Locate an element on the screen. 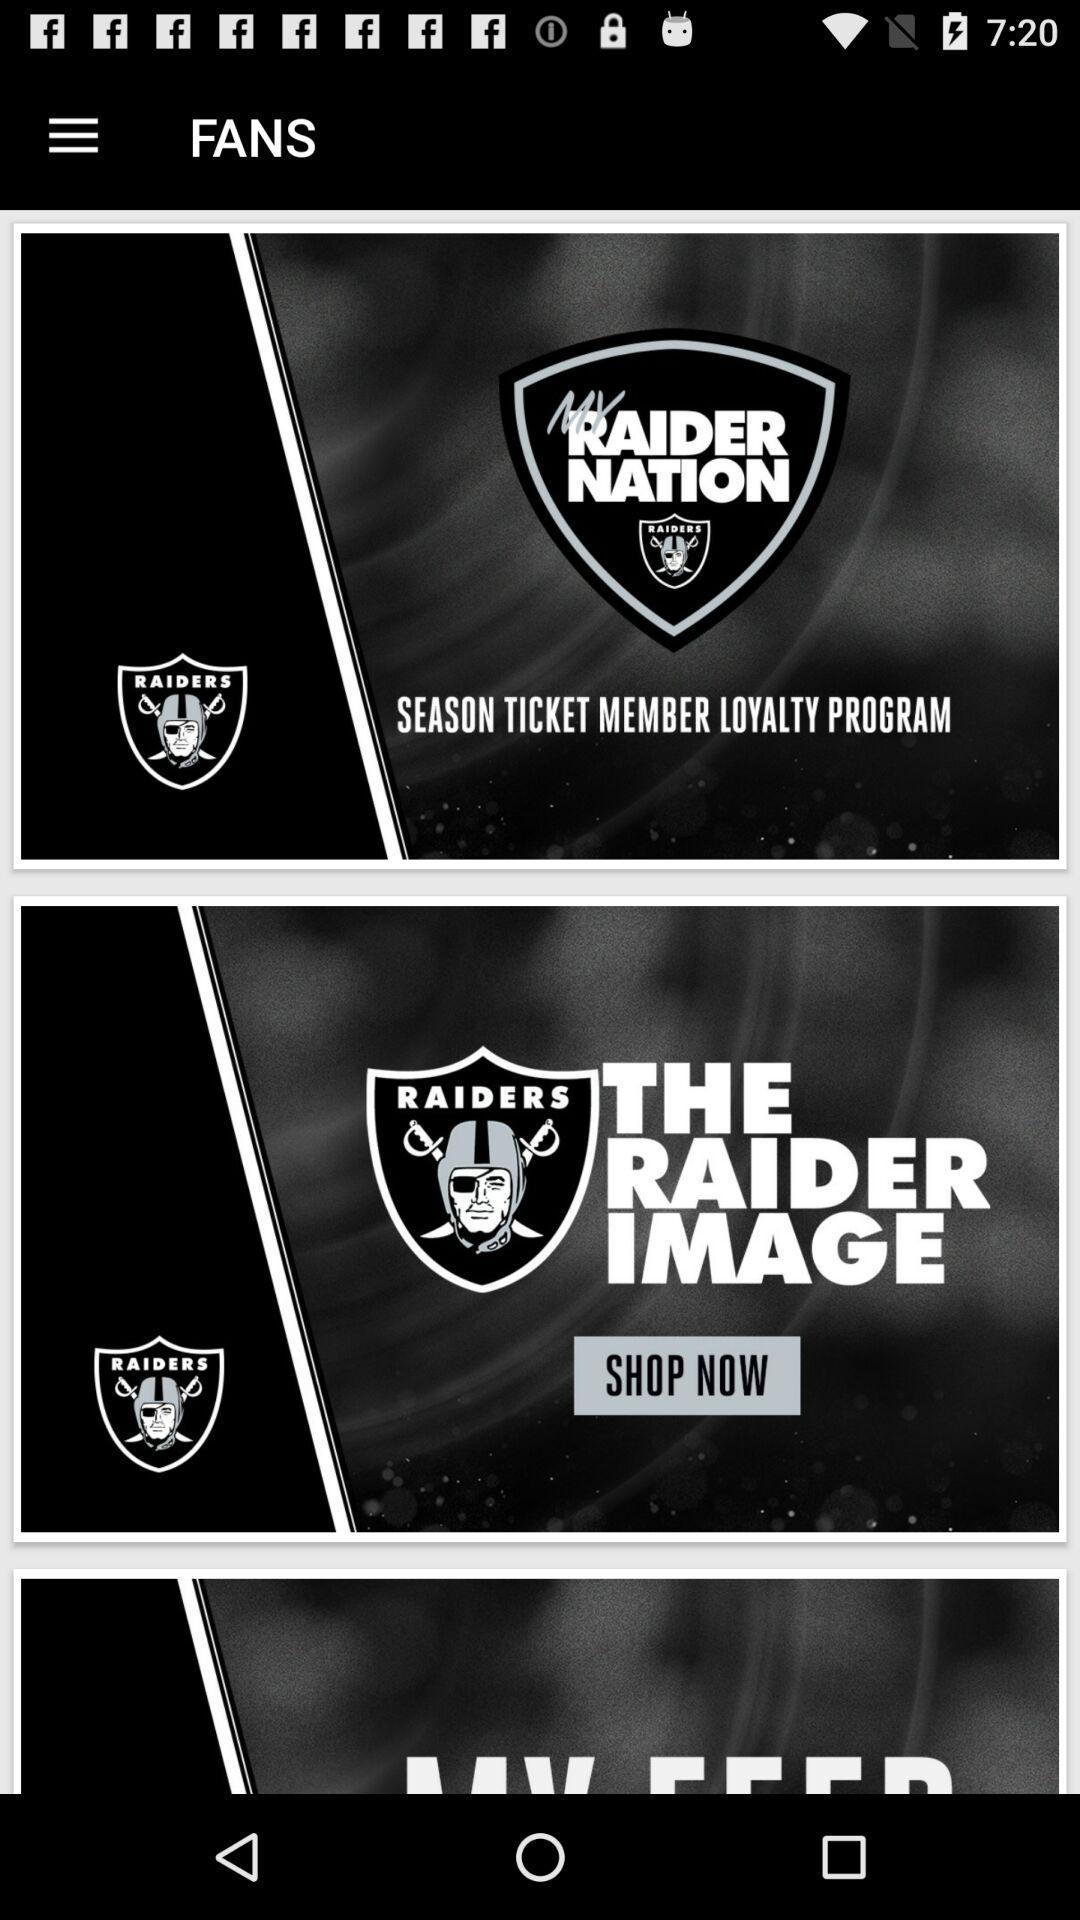 The image size is (1080, 1920). the app to the left of fans app is located at coordinates (72, 135).